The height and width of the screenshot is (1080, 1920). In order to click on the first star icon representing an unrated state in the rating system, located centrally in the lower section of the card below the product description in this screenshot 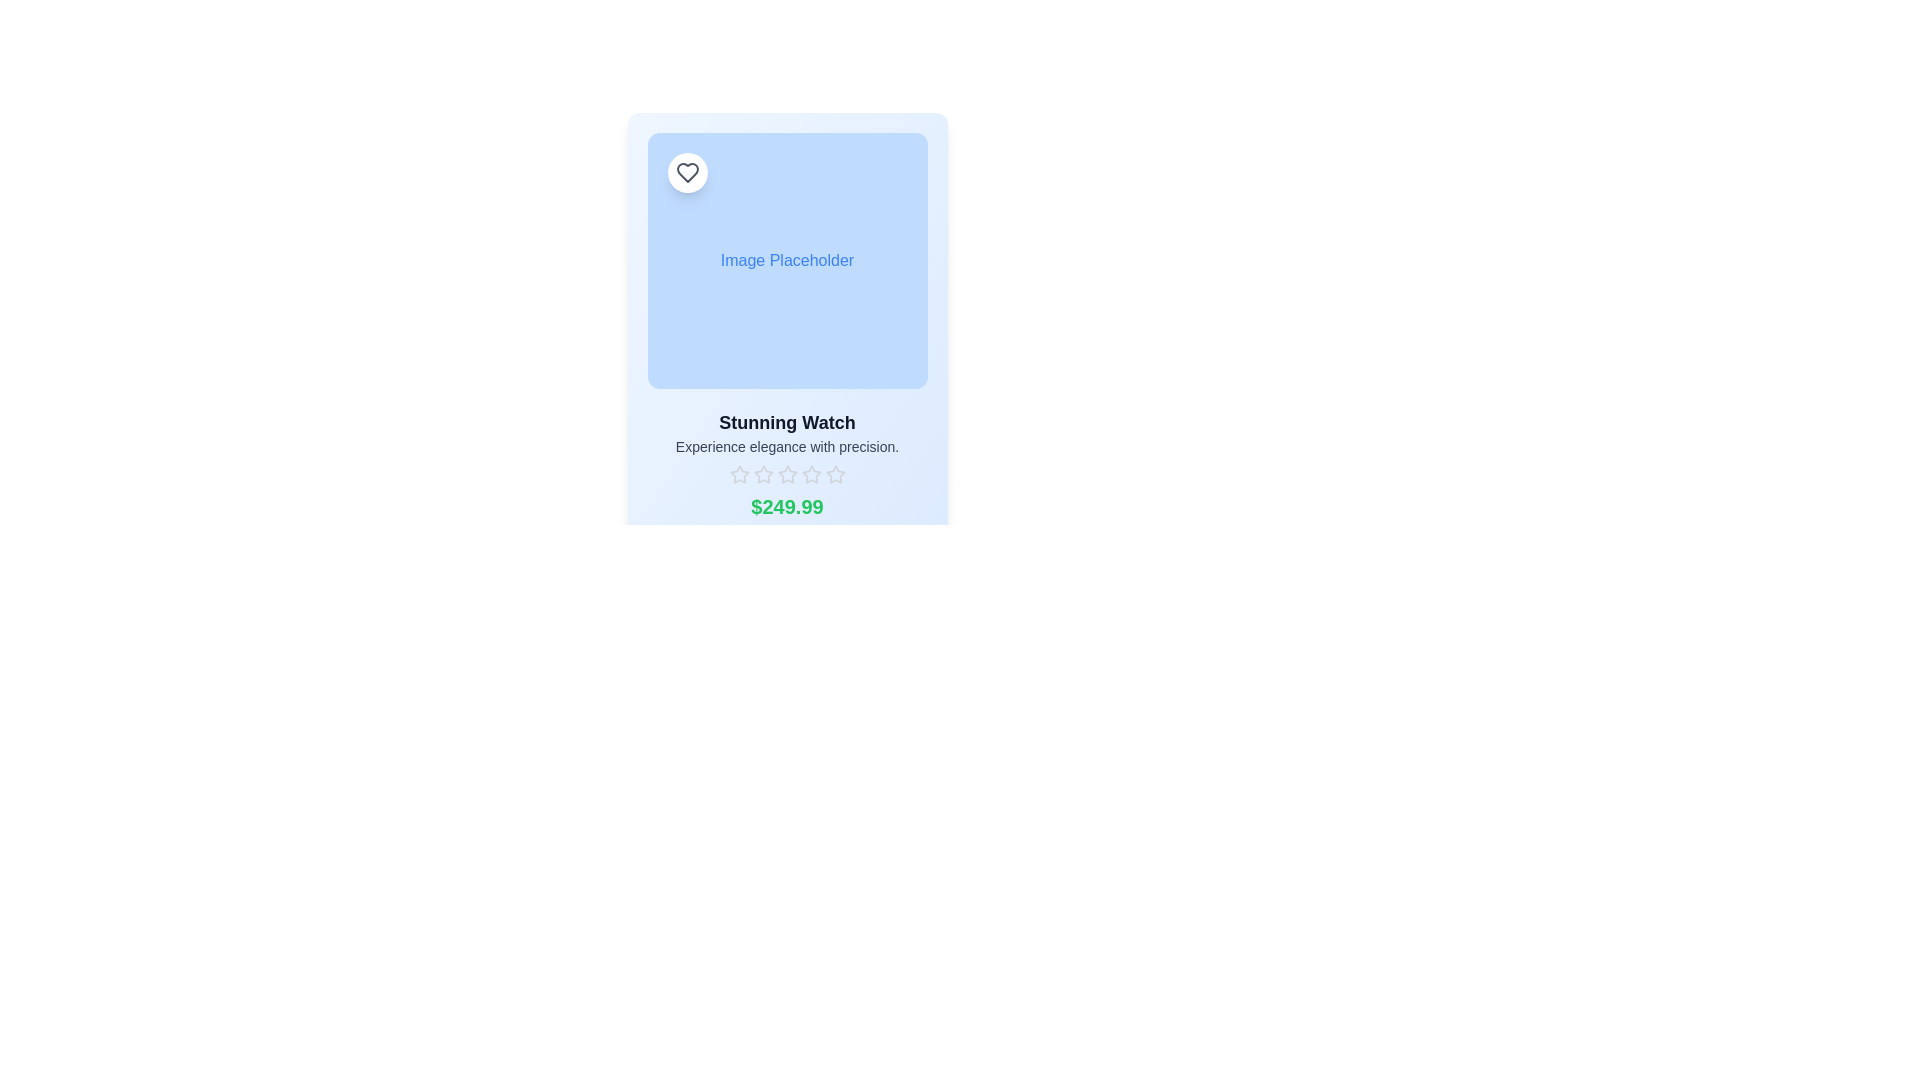, I will do `click(738, 474)`.